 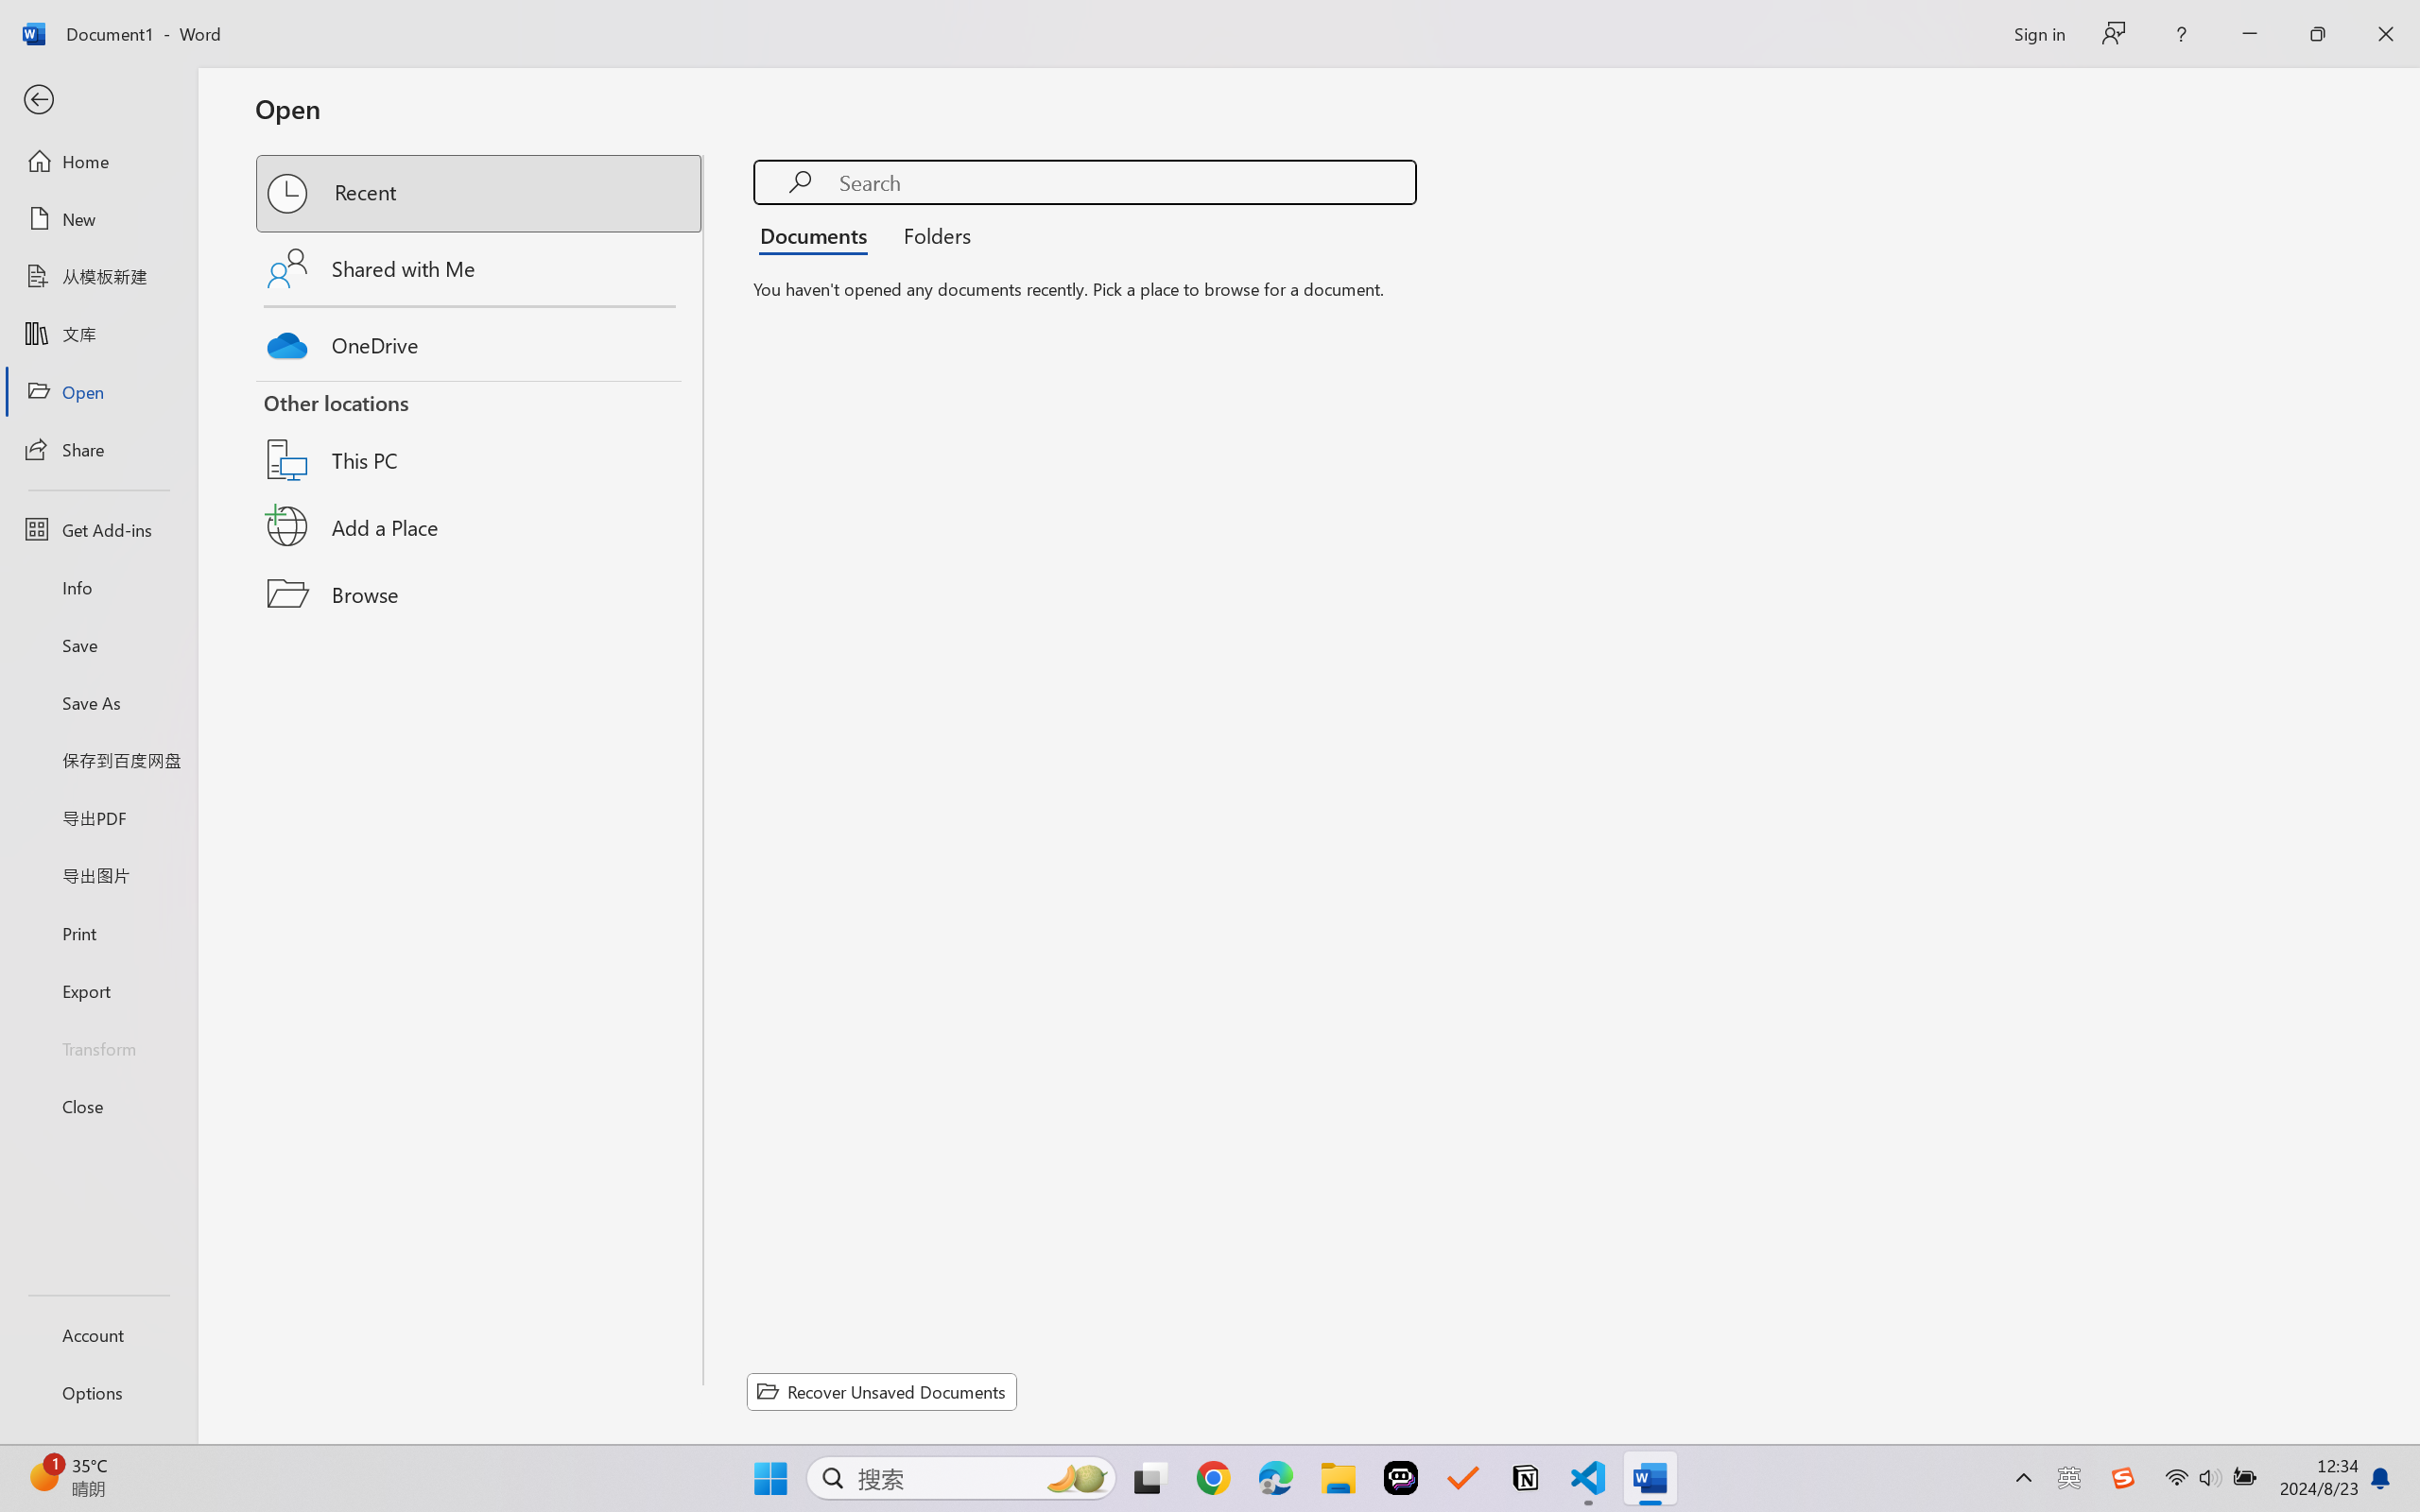 I want to click on 'Folders', so click(x=931, y=233).